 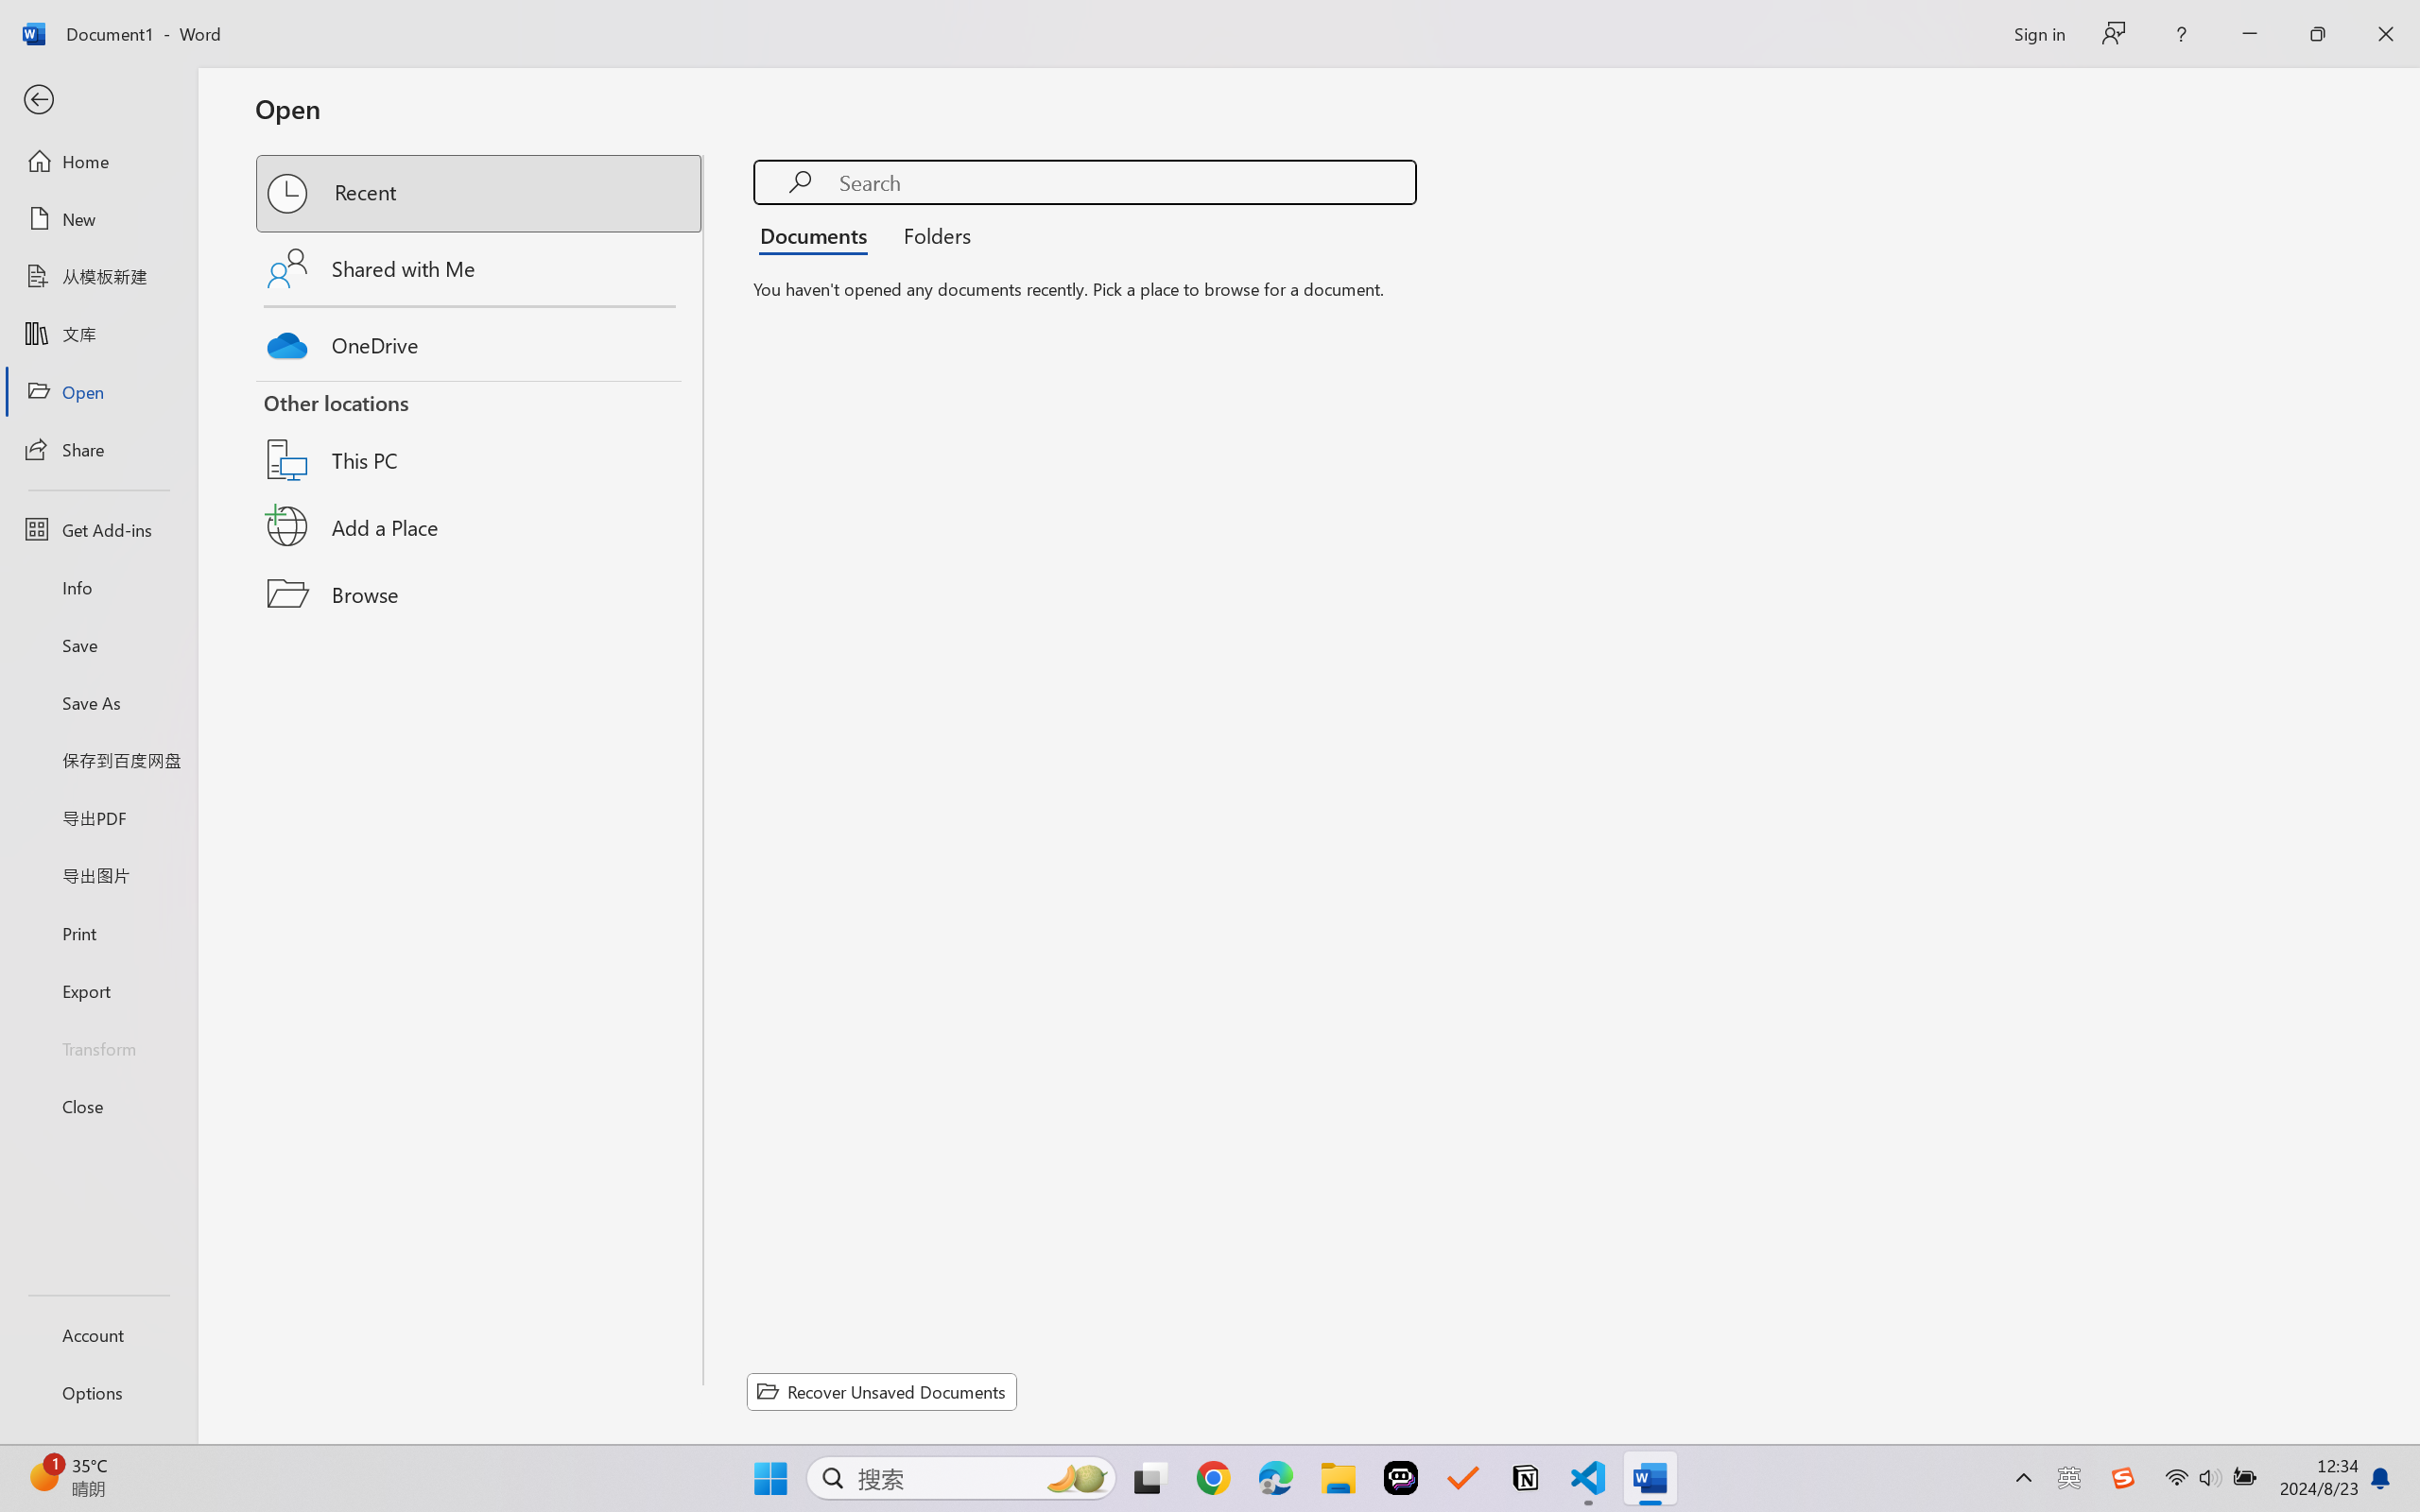 I want to click on 'Folders', so click(x=931, y=233).